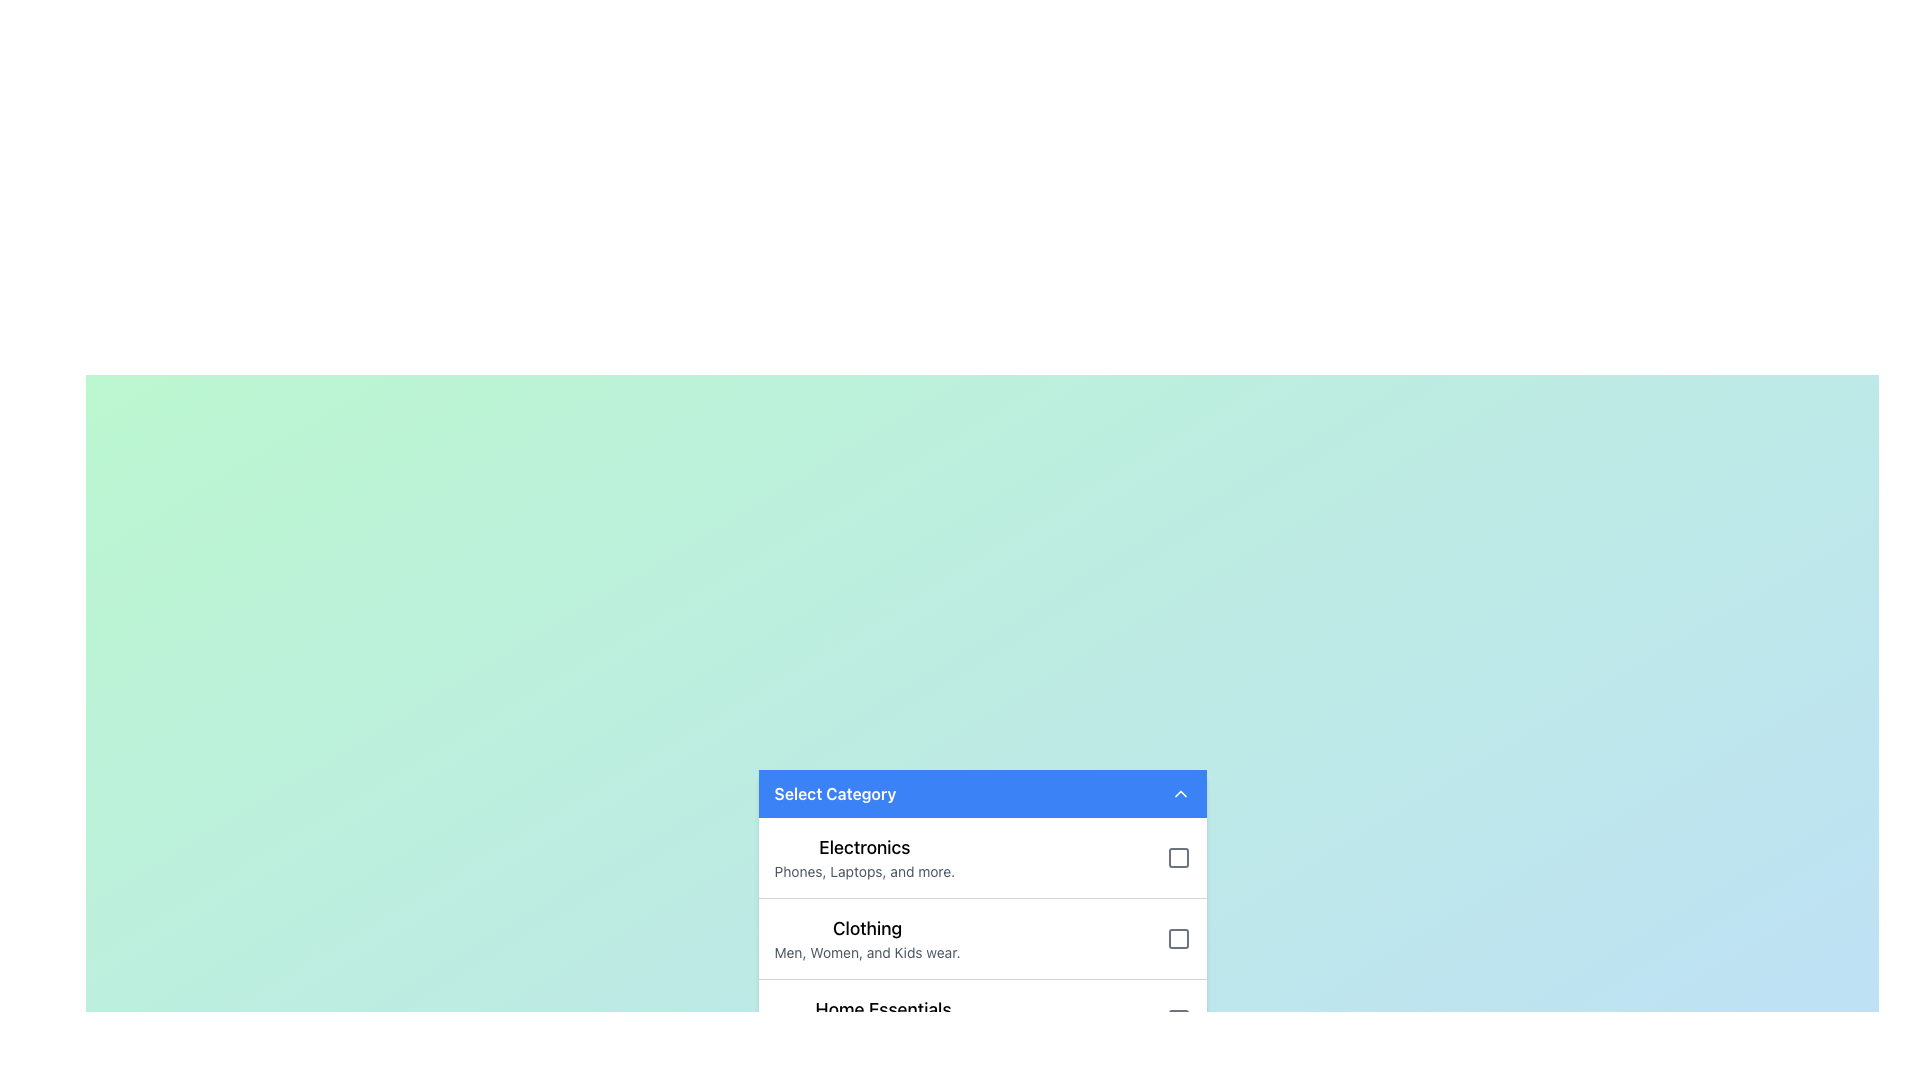 The image size is (1920, 1080). I want to click on the Dropdown toggle bar labeled 'Select Category', so click(982, 793).